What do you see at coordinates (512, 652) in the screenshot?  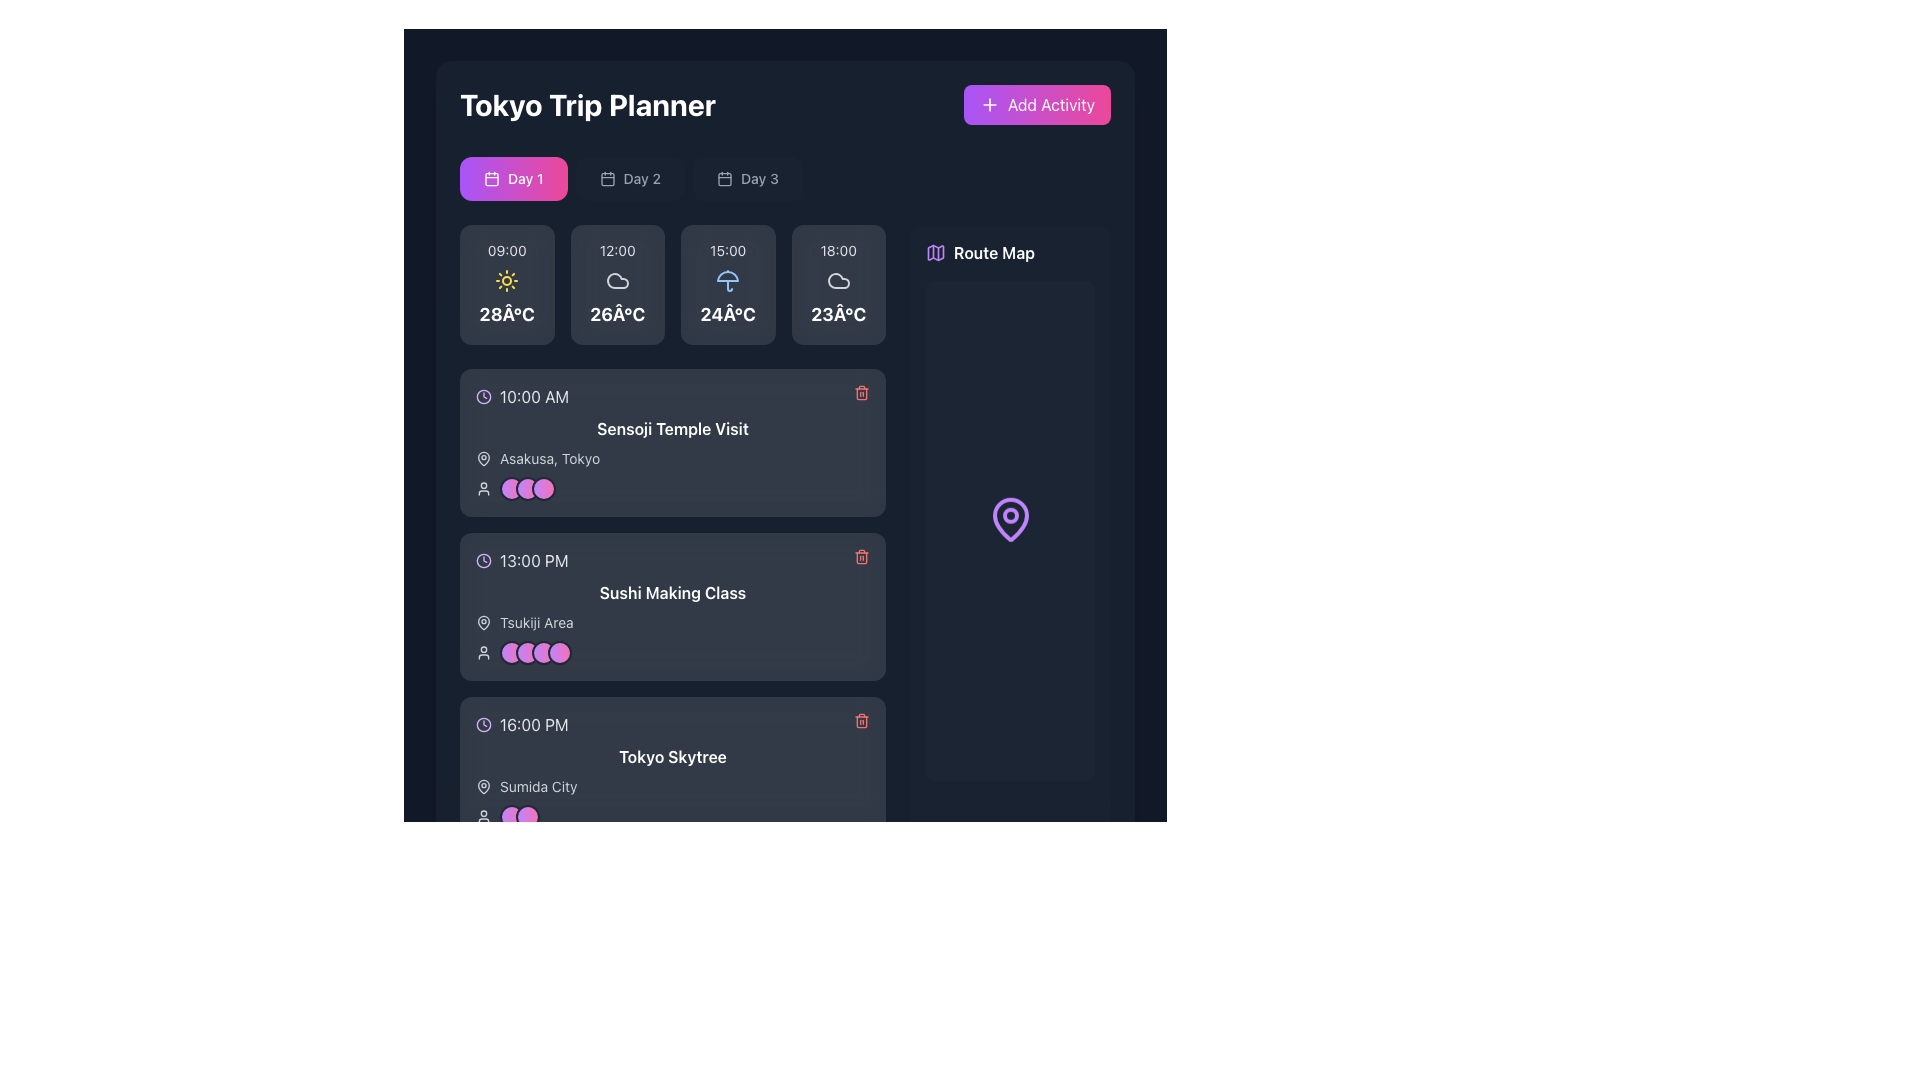 I see `the first circular avatar representing a participant in the 'Sushi Making Class' entry located below the event` at bounding box center [512, 652].